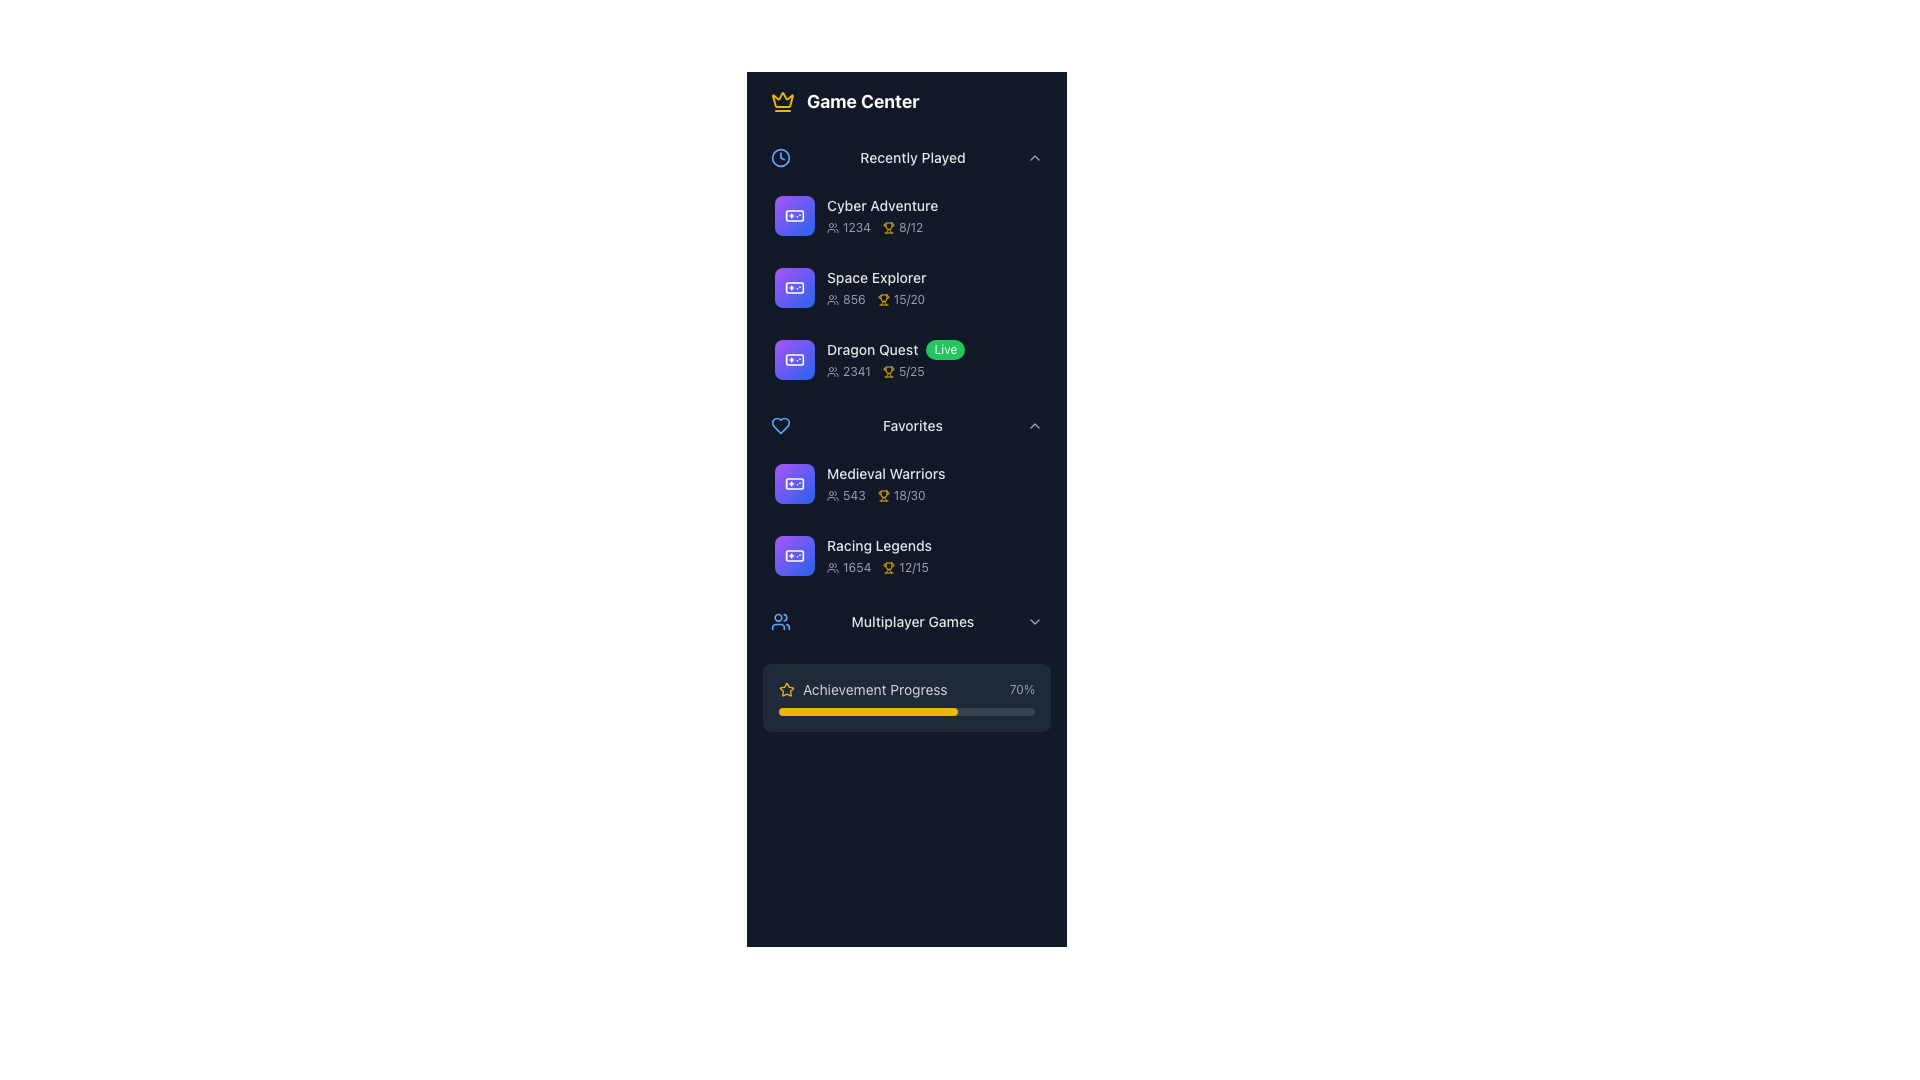 The height and width of the screenshot is (1080, 1920). What do you see at coordinates (908, 495) in the screenshot?
I see `text from the Text Label indicating user progress or count, located to the right of the numerical trophy count in the 'Favorites' section of the 'Medieval Warriors' item` at bounding box center [908, 495].